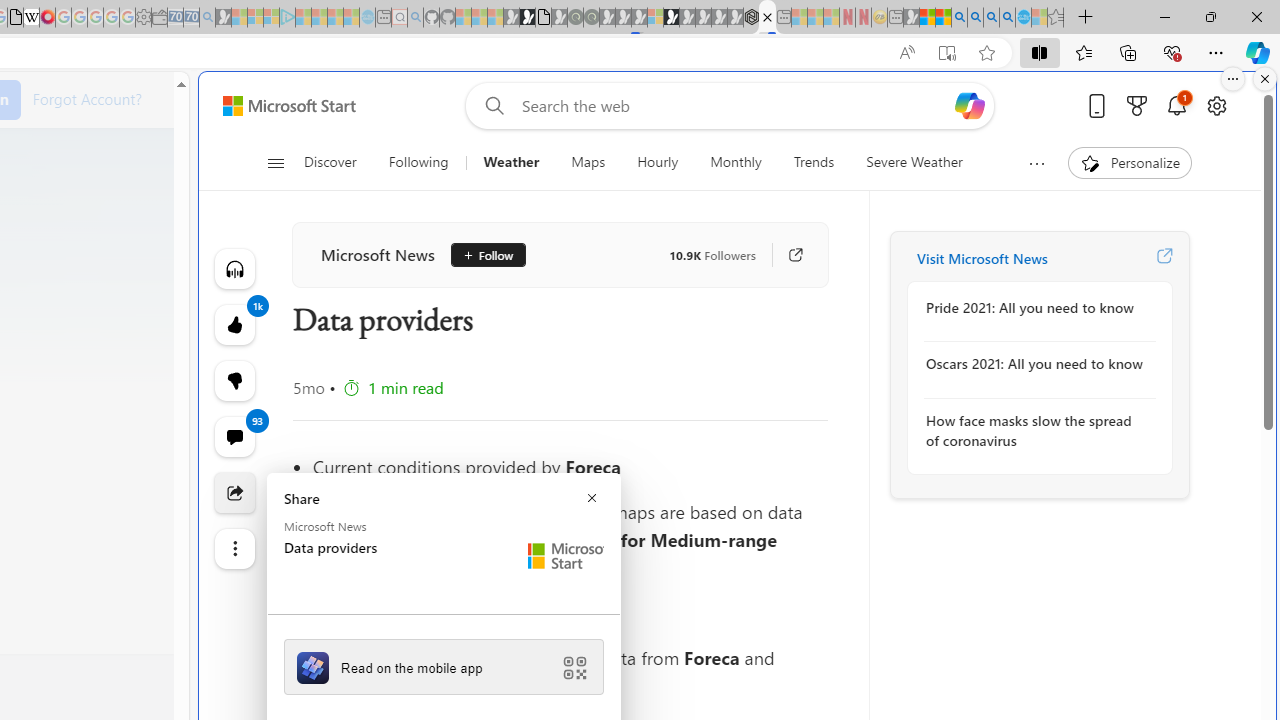 The image size is (1280, 720). What do you see at coordinates (587, 162) in the screenshot?
I see `'Maps'` at bounding box center [587, 162].